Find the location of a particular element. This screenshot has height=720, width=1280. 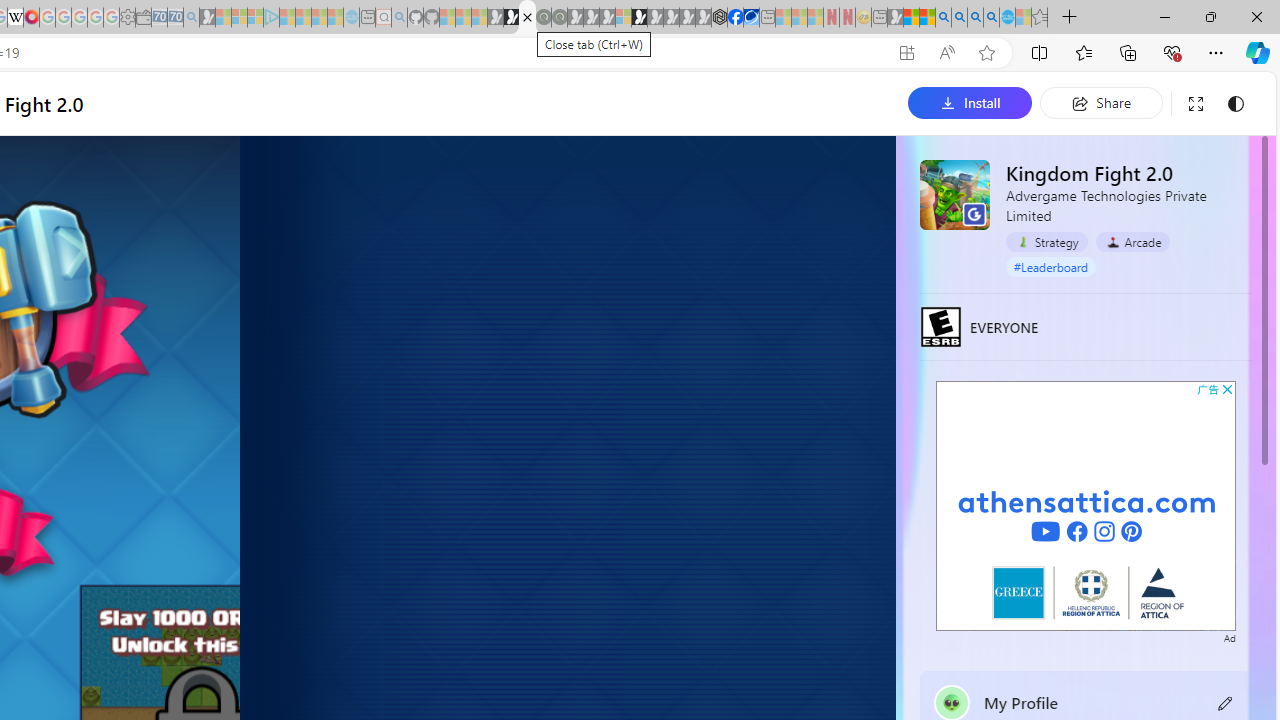

'Home | Sky Blue Bikes - Sky Blue Bikes - Sleeping' is located at coordinates (352, 17).